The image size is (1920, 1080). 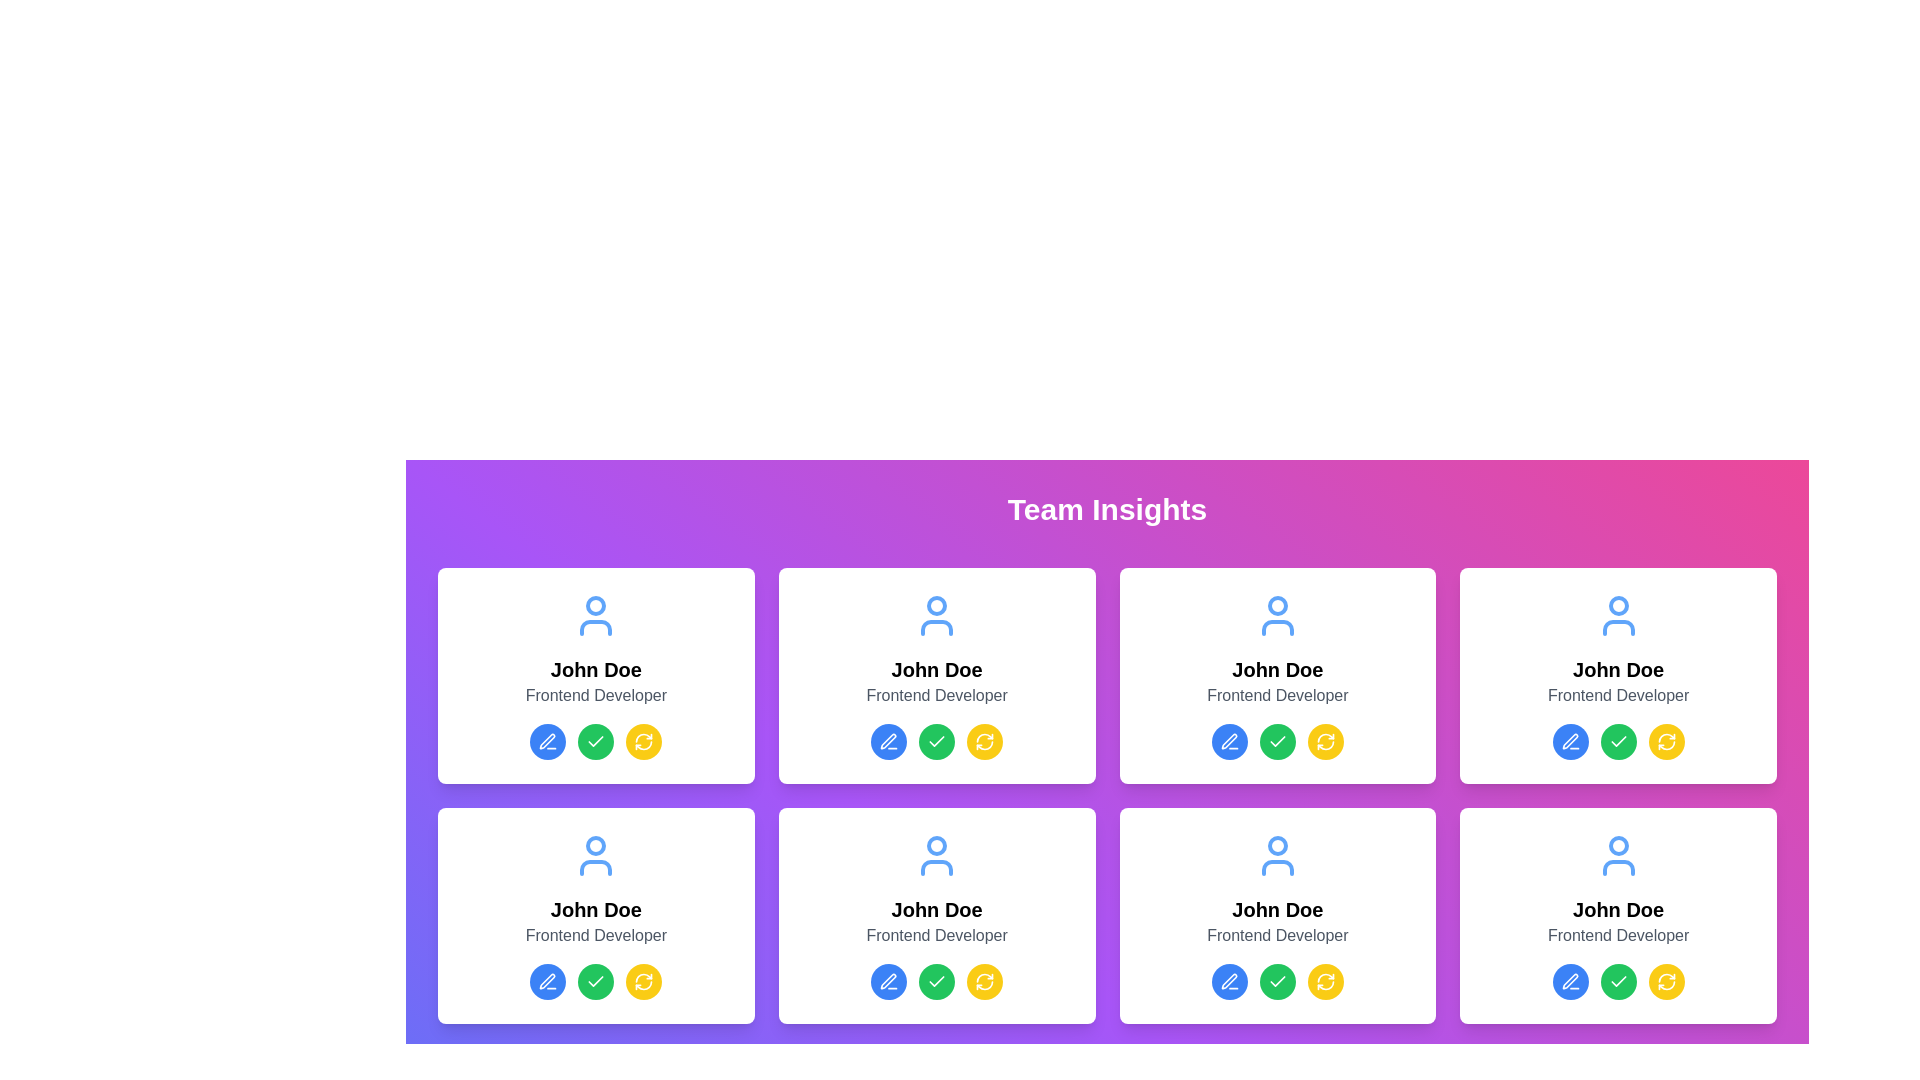 I want to click on the circular green button with a white check mark located in the lower portion of the profile card to confirm or approve, so click(x=935, y=981).